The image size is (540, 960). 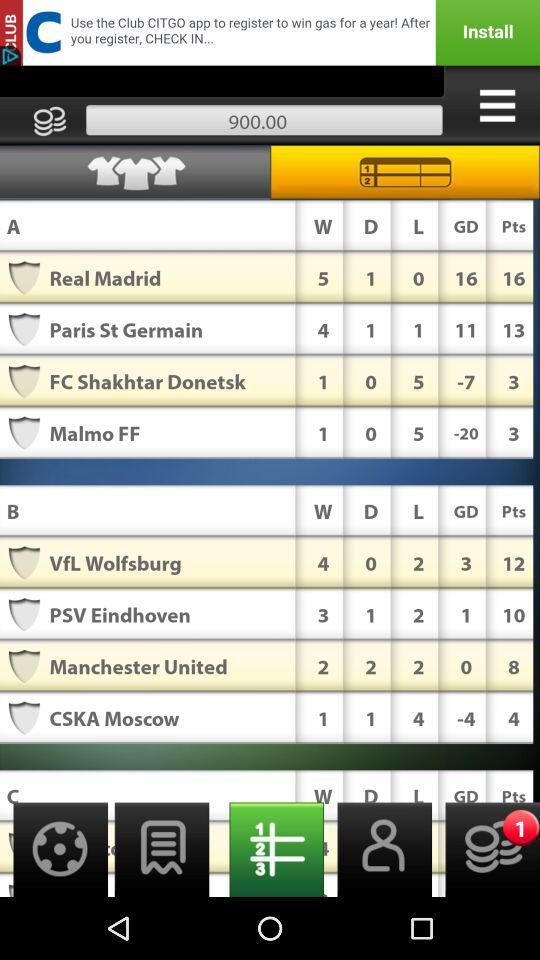 I want to click on the avatar icon, so click(x=378, y=909).